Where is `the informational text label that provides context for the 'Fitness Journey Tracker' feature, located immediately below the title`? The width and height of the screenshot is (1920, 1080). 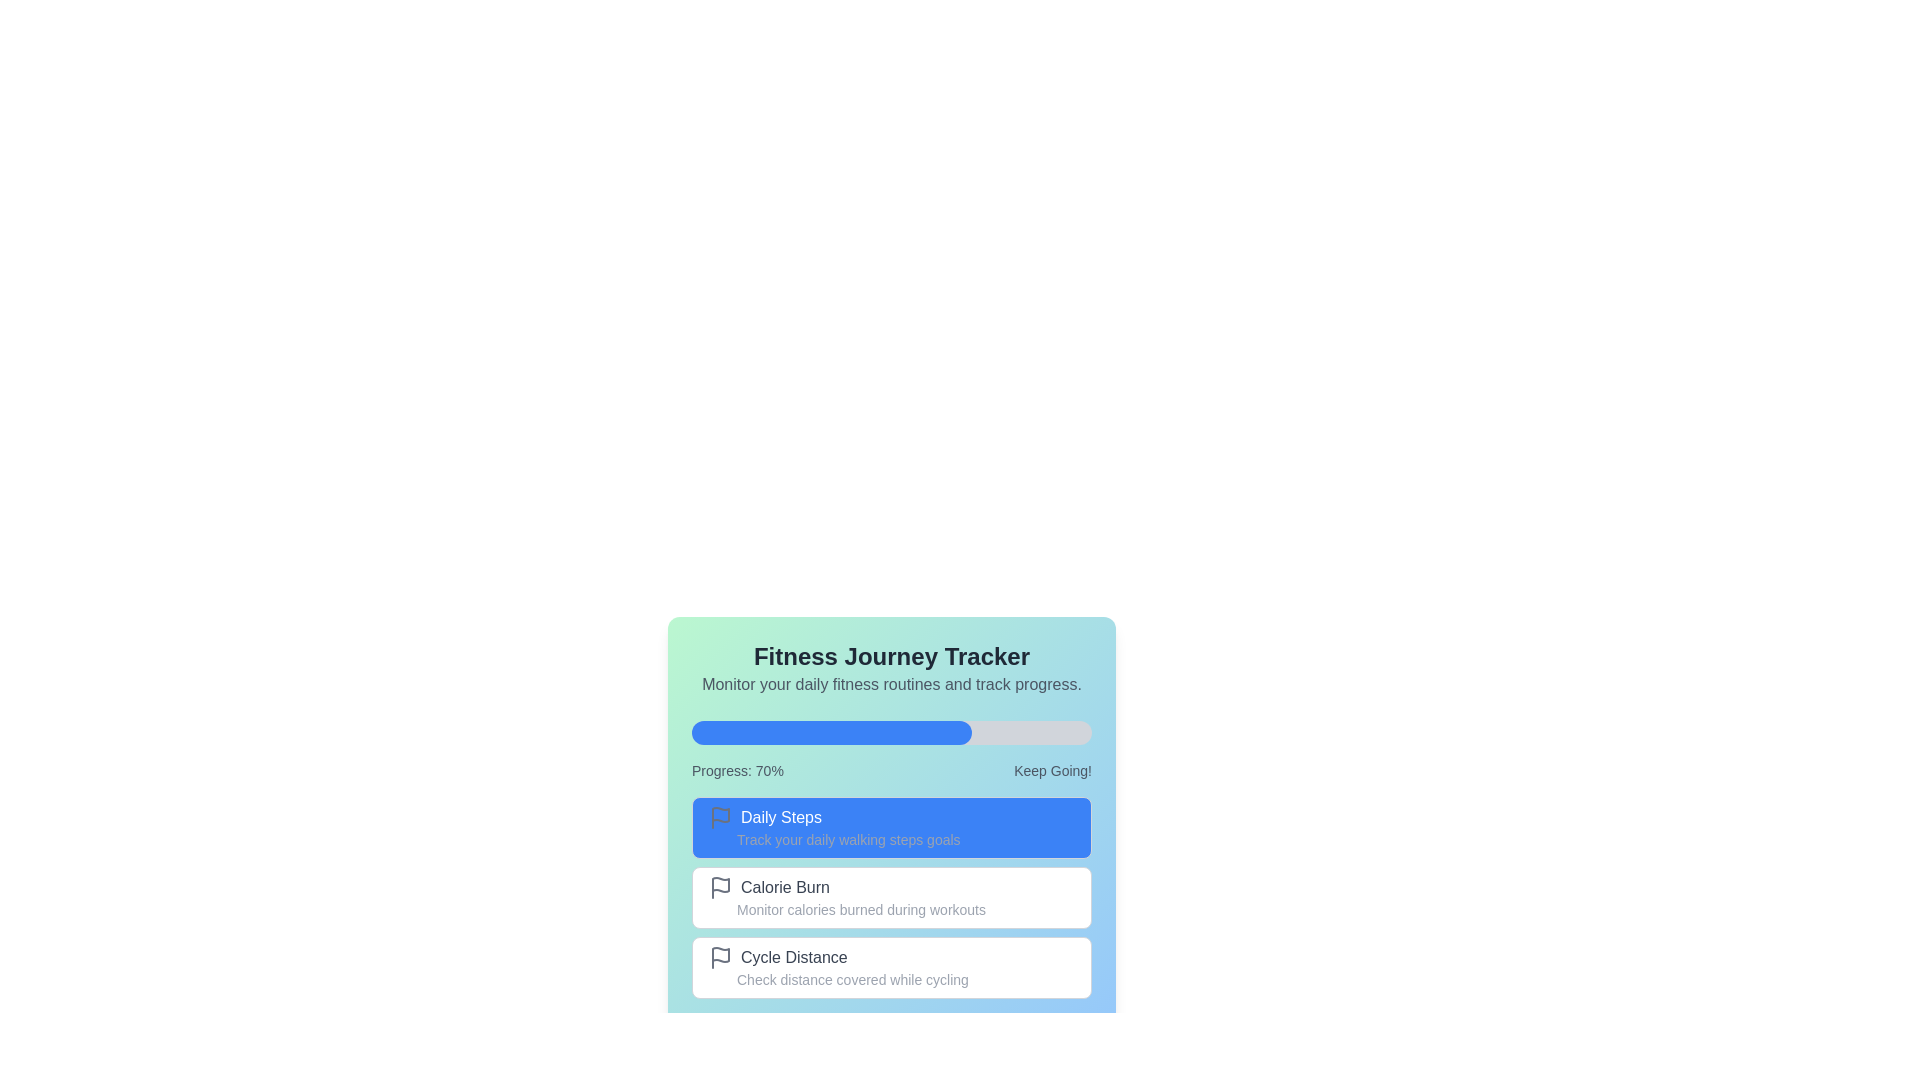
the informational text label that provides context for the 'Fitness Journey Tracker' feature, located immediately below the title is located at coordinates (891, 684).